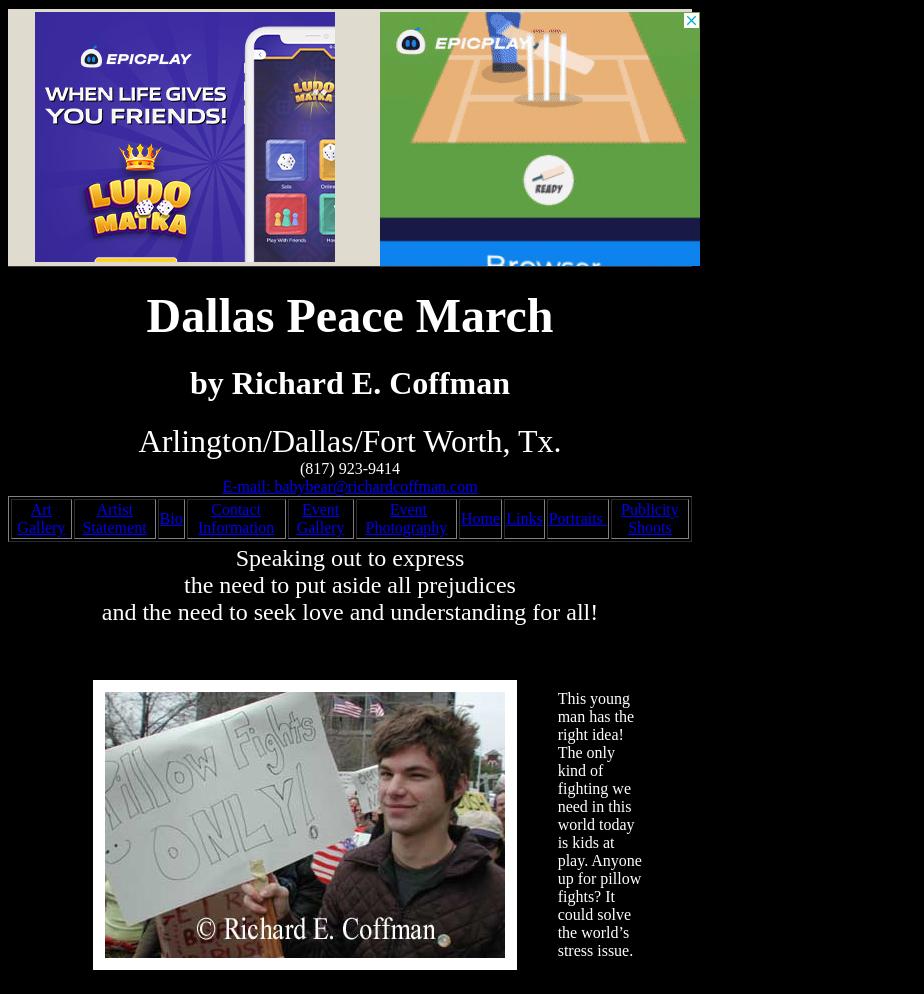 The height and width of the screenshot is (994, 924). Describe the element at coordinates (319, 518) in the screenshot. I see `'Event Gallery'` at that location.